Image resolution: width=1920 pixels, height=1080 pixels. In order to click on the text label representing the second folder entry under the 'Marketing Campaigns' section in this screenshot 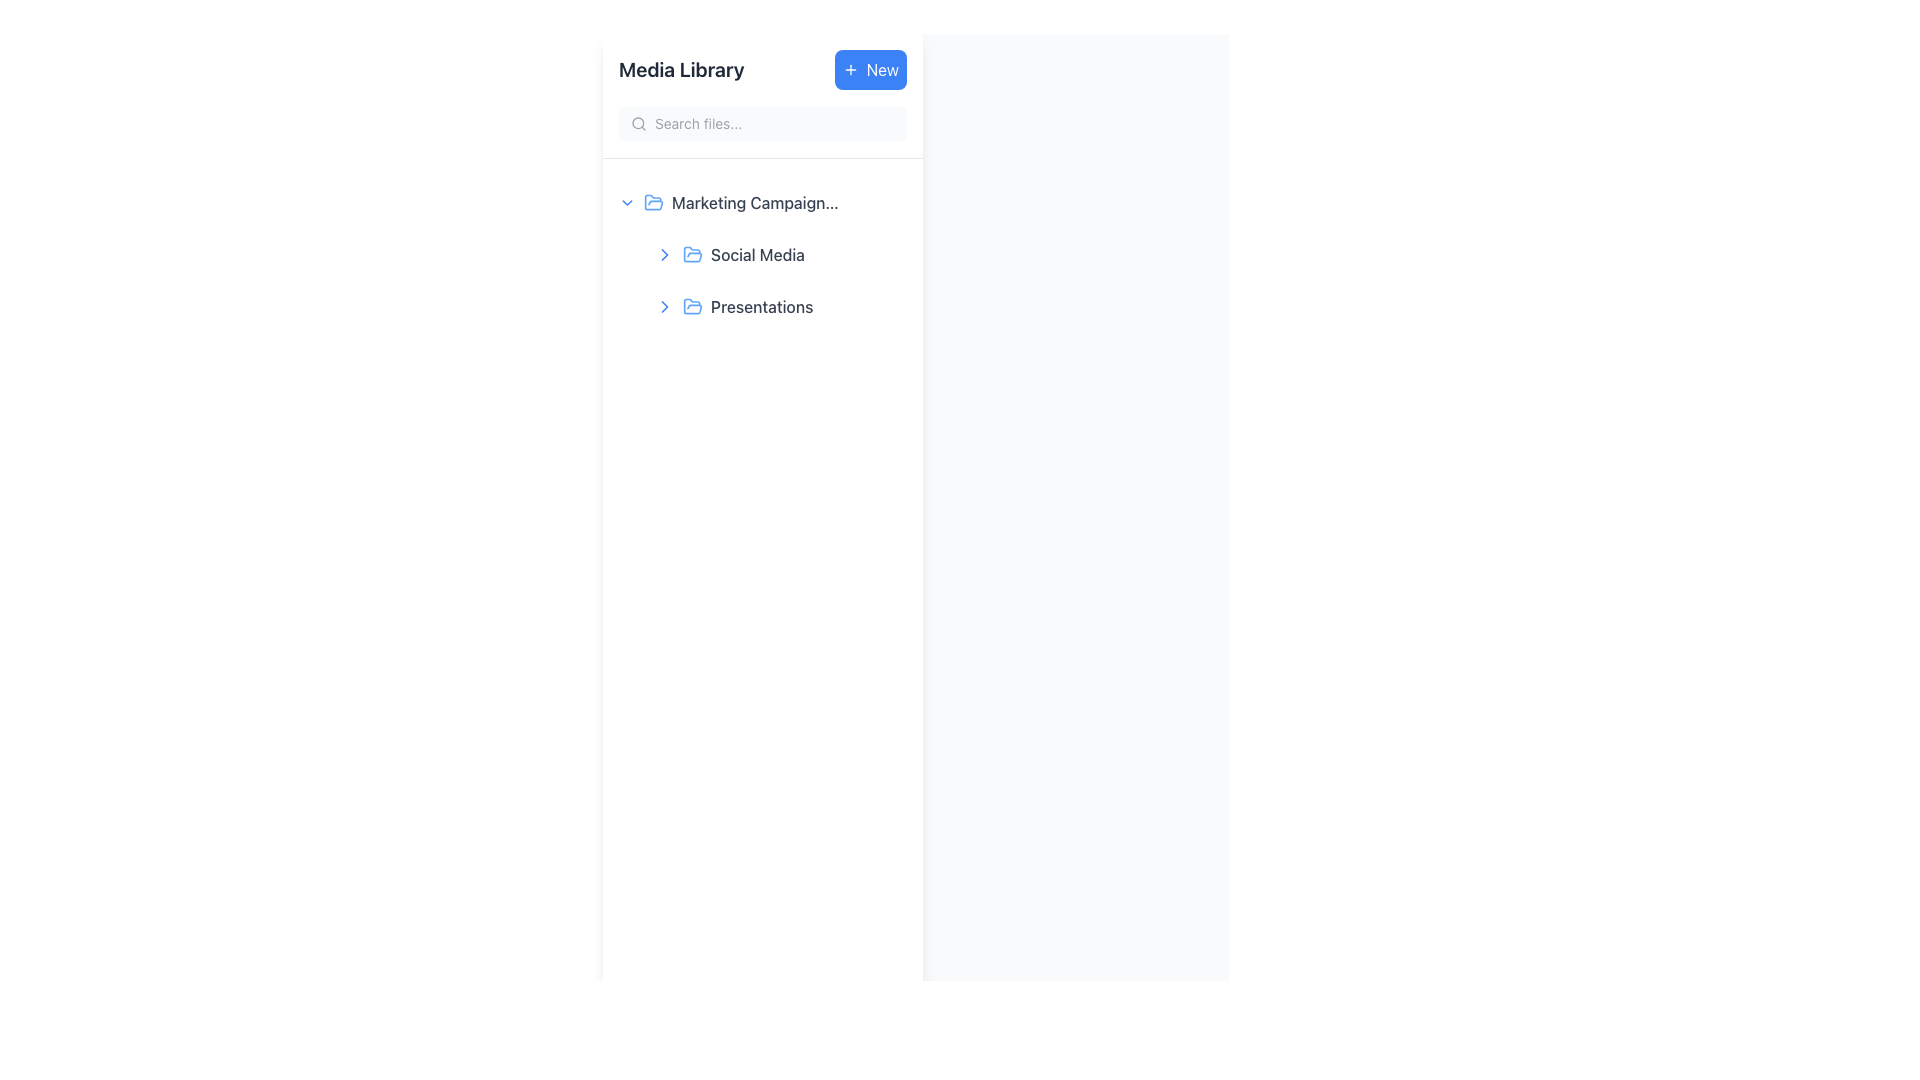, I will do `click(761, 307)`.